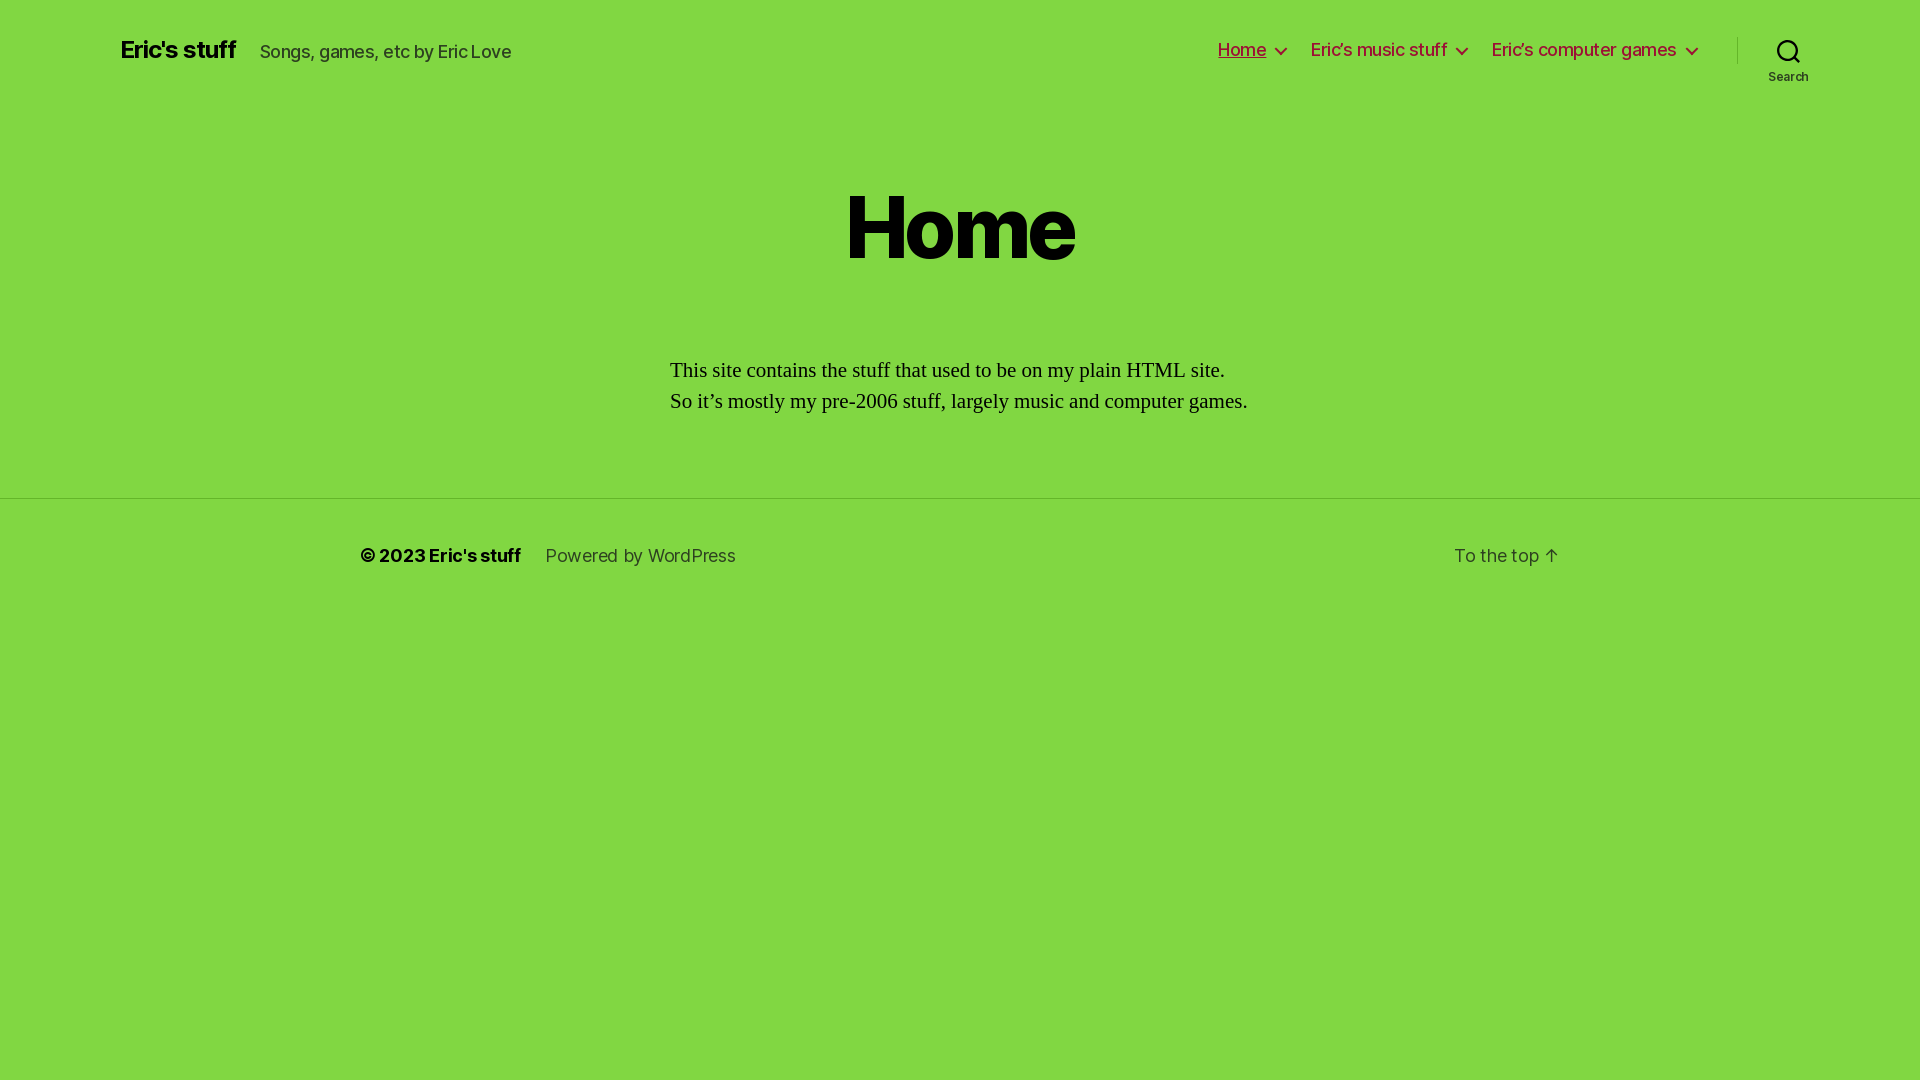 This screenshot has height=1080, width=1920. Describe the element at coordinates (177, 49) in the screenshot. I see `'Eric's stuff'` at that location.